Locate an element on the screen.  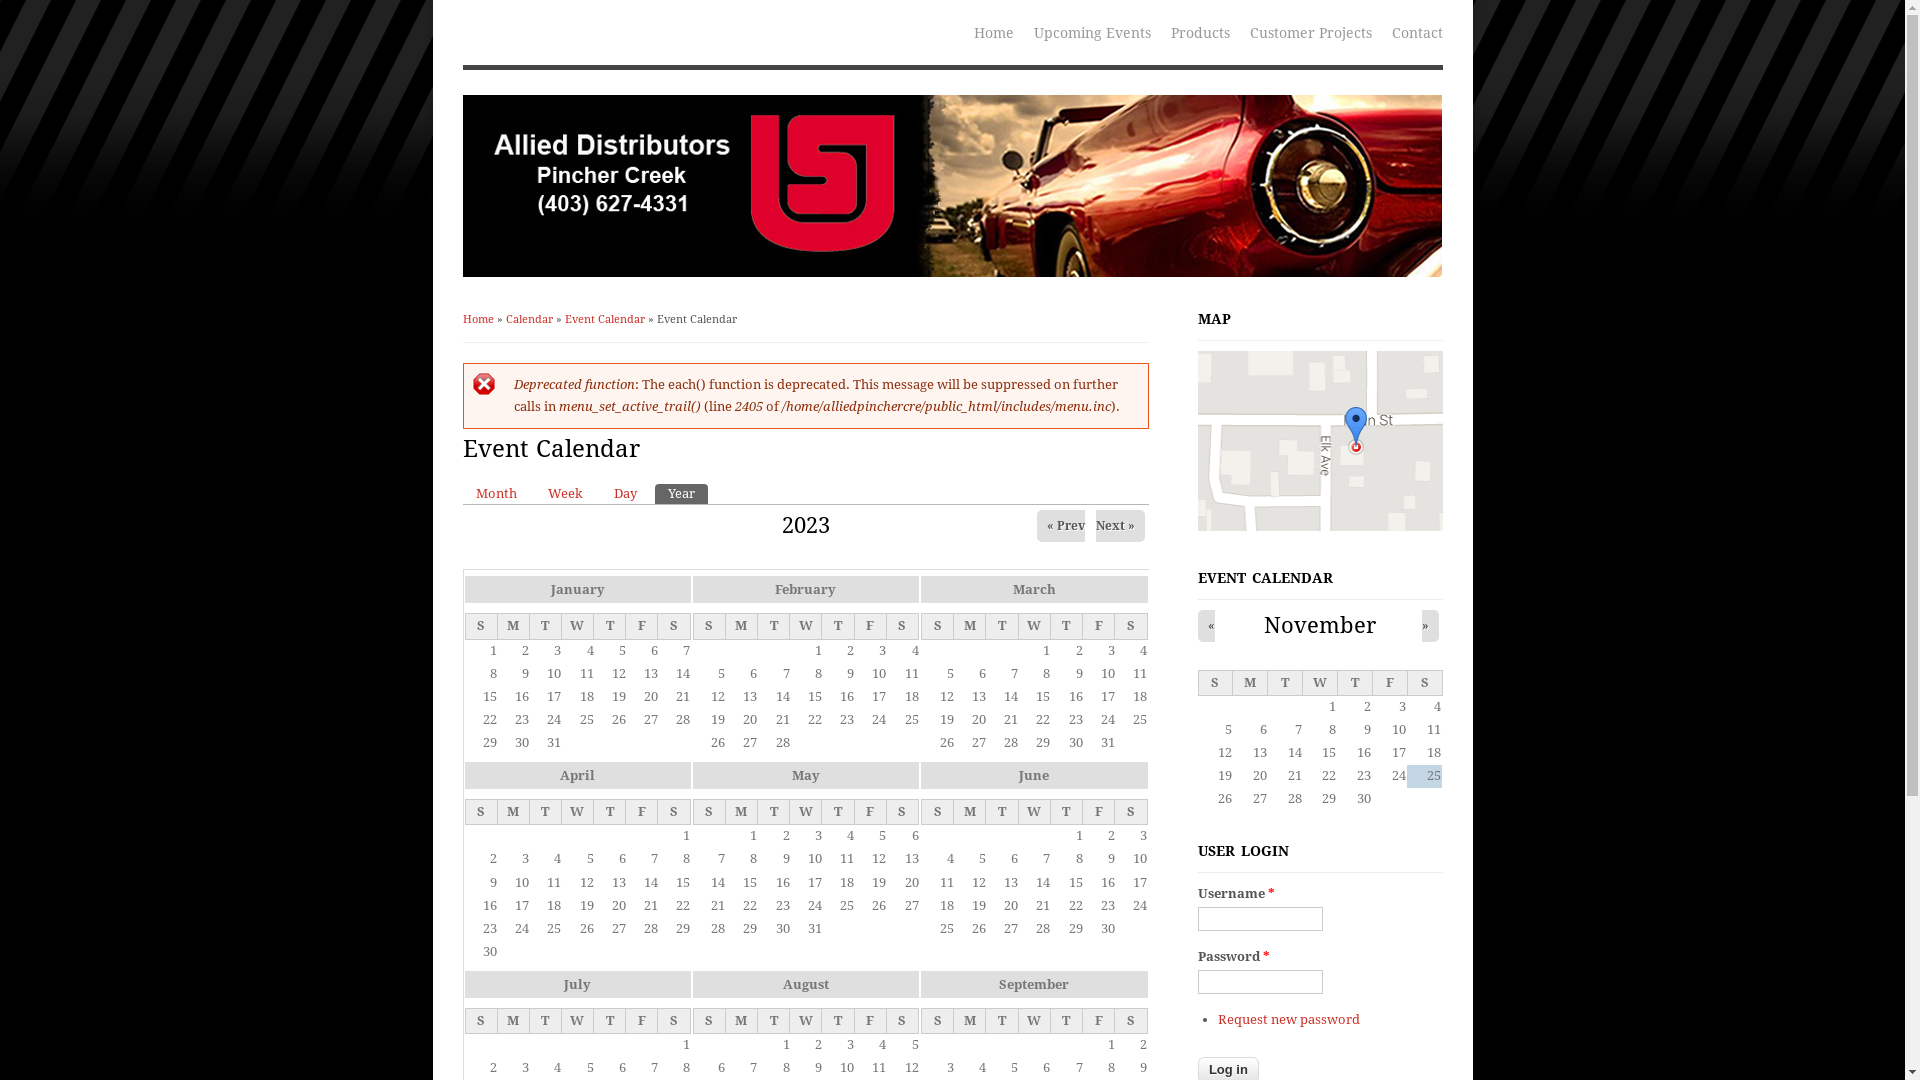
'January' is located at coordinates (575, 588).